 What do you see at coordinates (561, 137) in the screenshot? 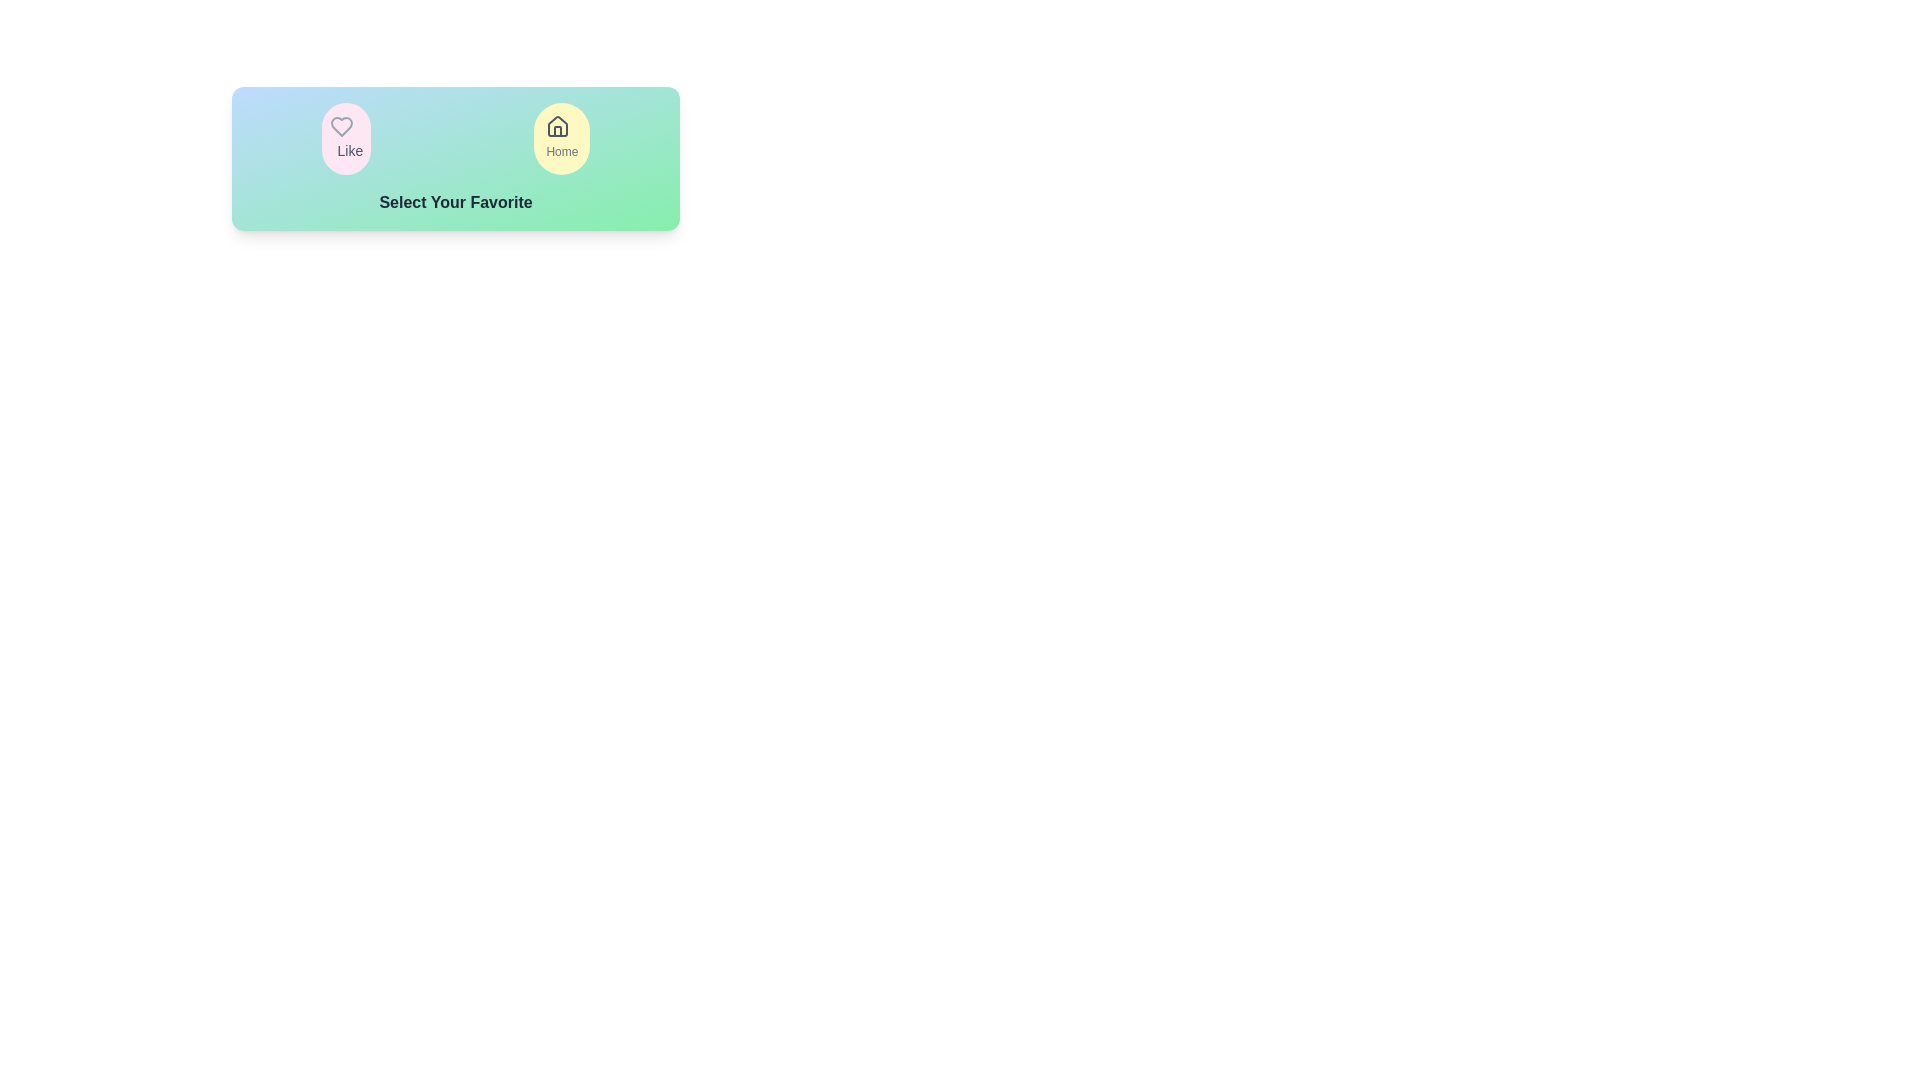
I see `the circular button with a yellow background and house icon labeled 'Home'` at bounding box center [561, 137].